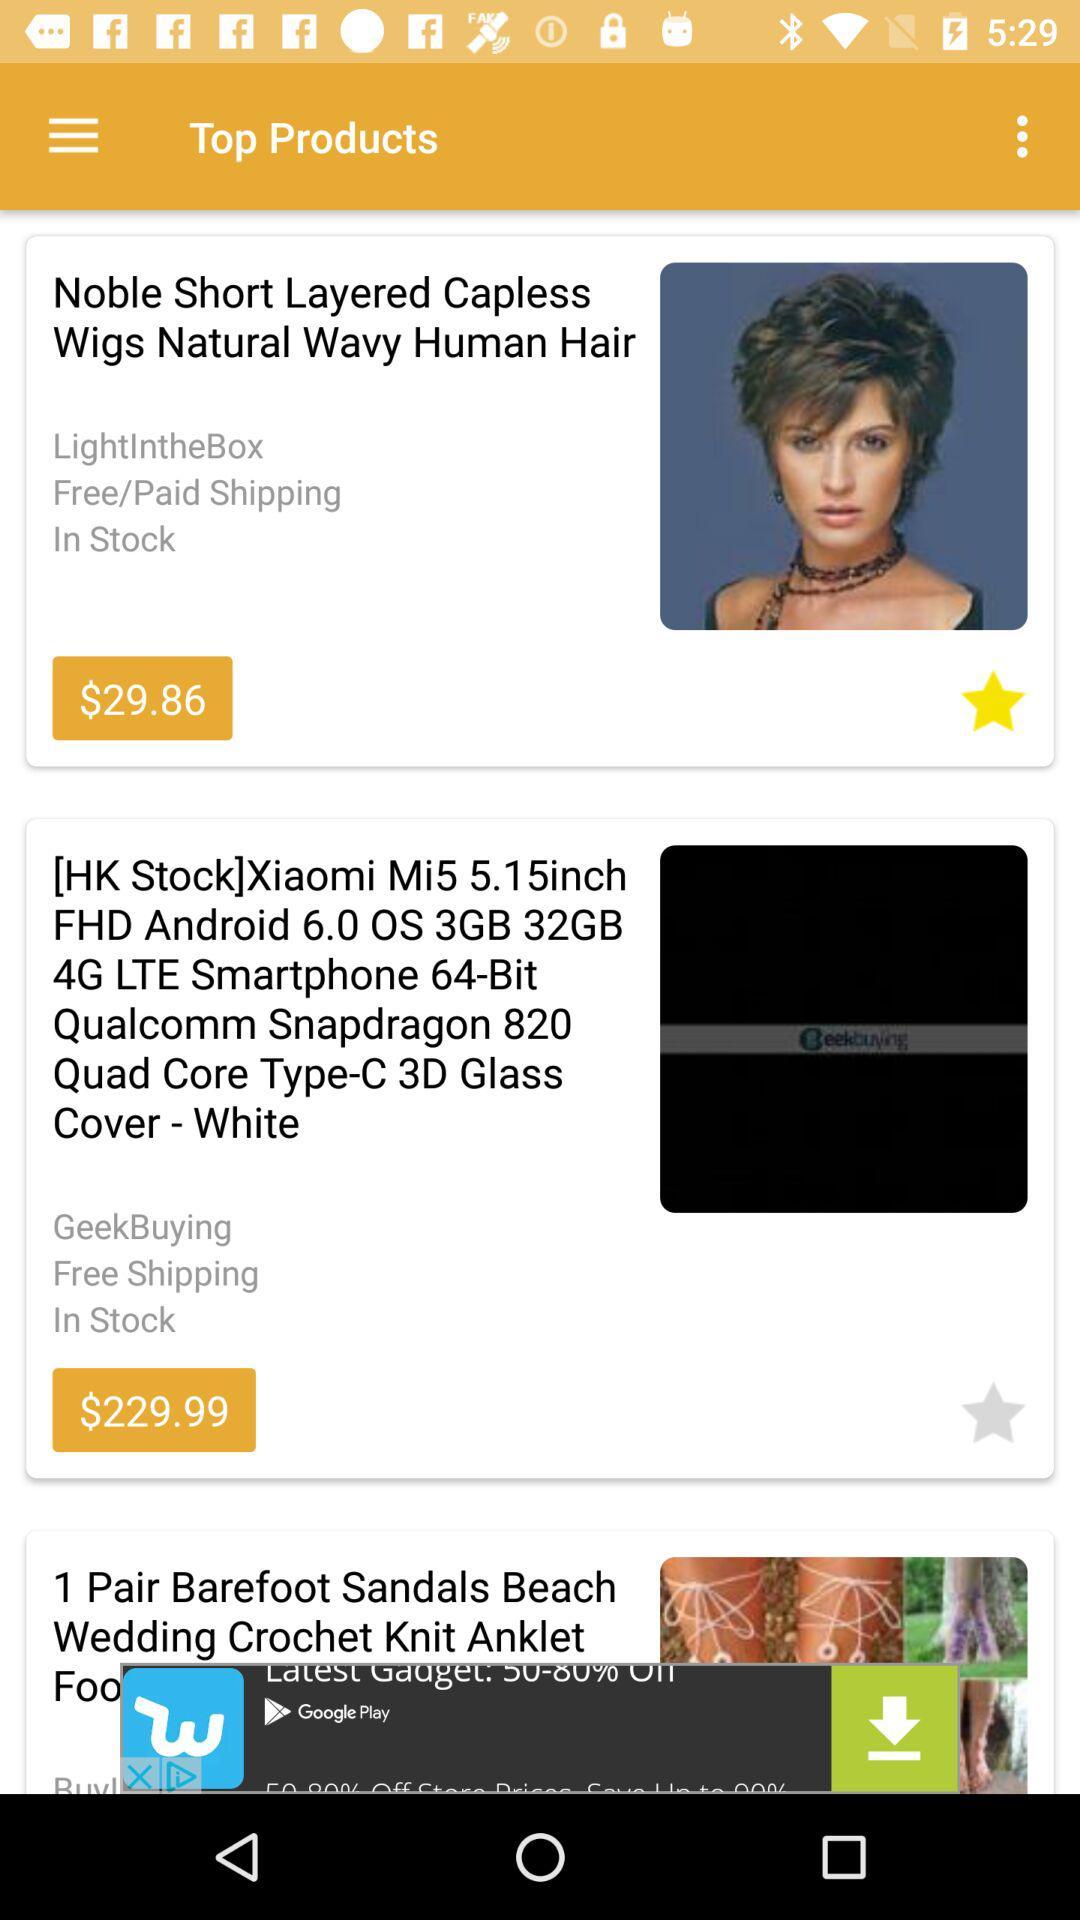  What do you see at coordinates (540, 1727) in the screenshot?
I see `advertisement` at bounding box center [540, 1727].